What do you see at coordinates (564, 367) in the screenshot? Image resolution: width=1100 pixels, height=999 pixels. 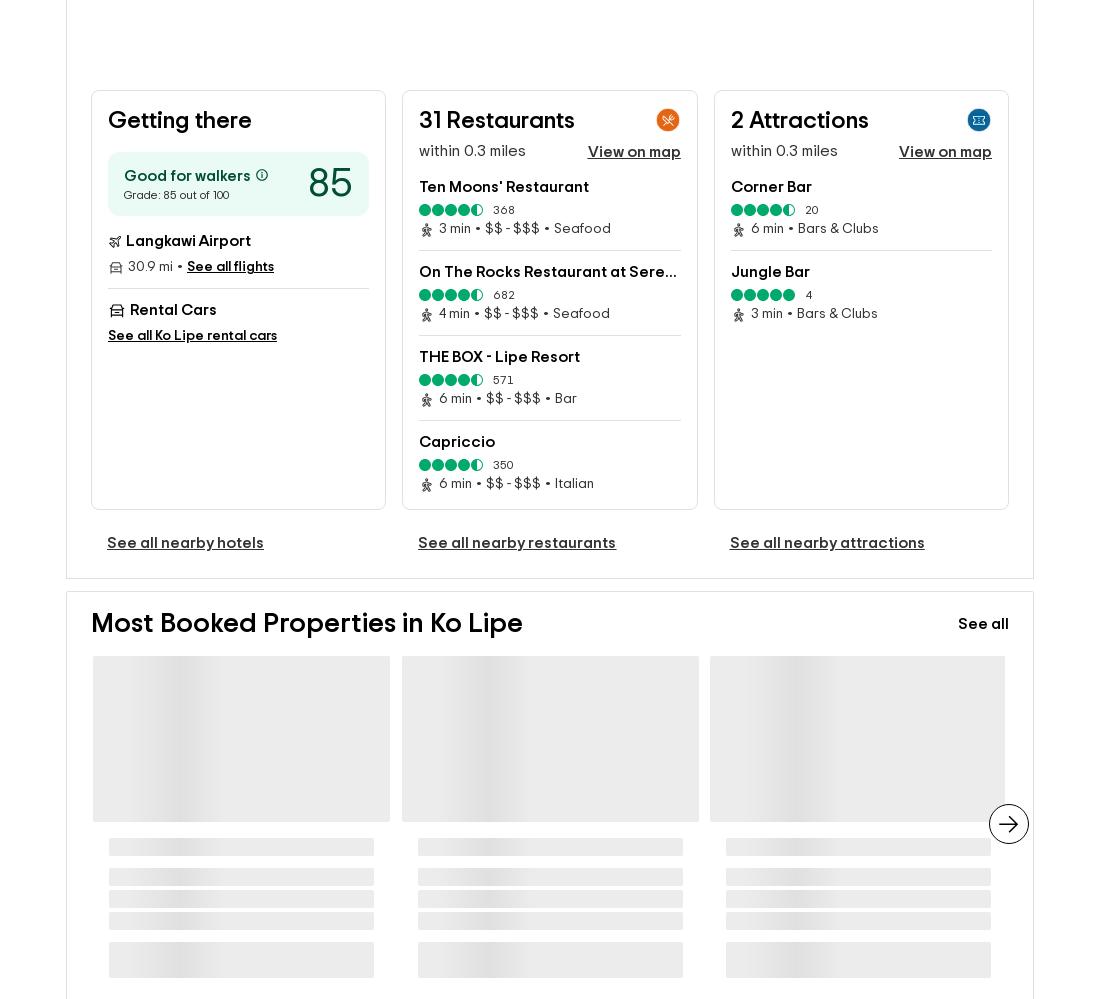 I see `'Bar'` at bounding box center [564, 367].